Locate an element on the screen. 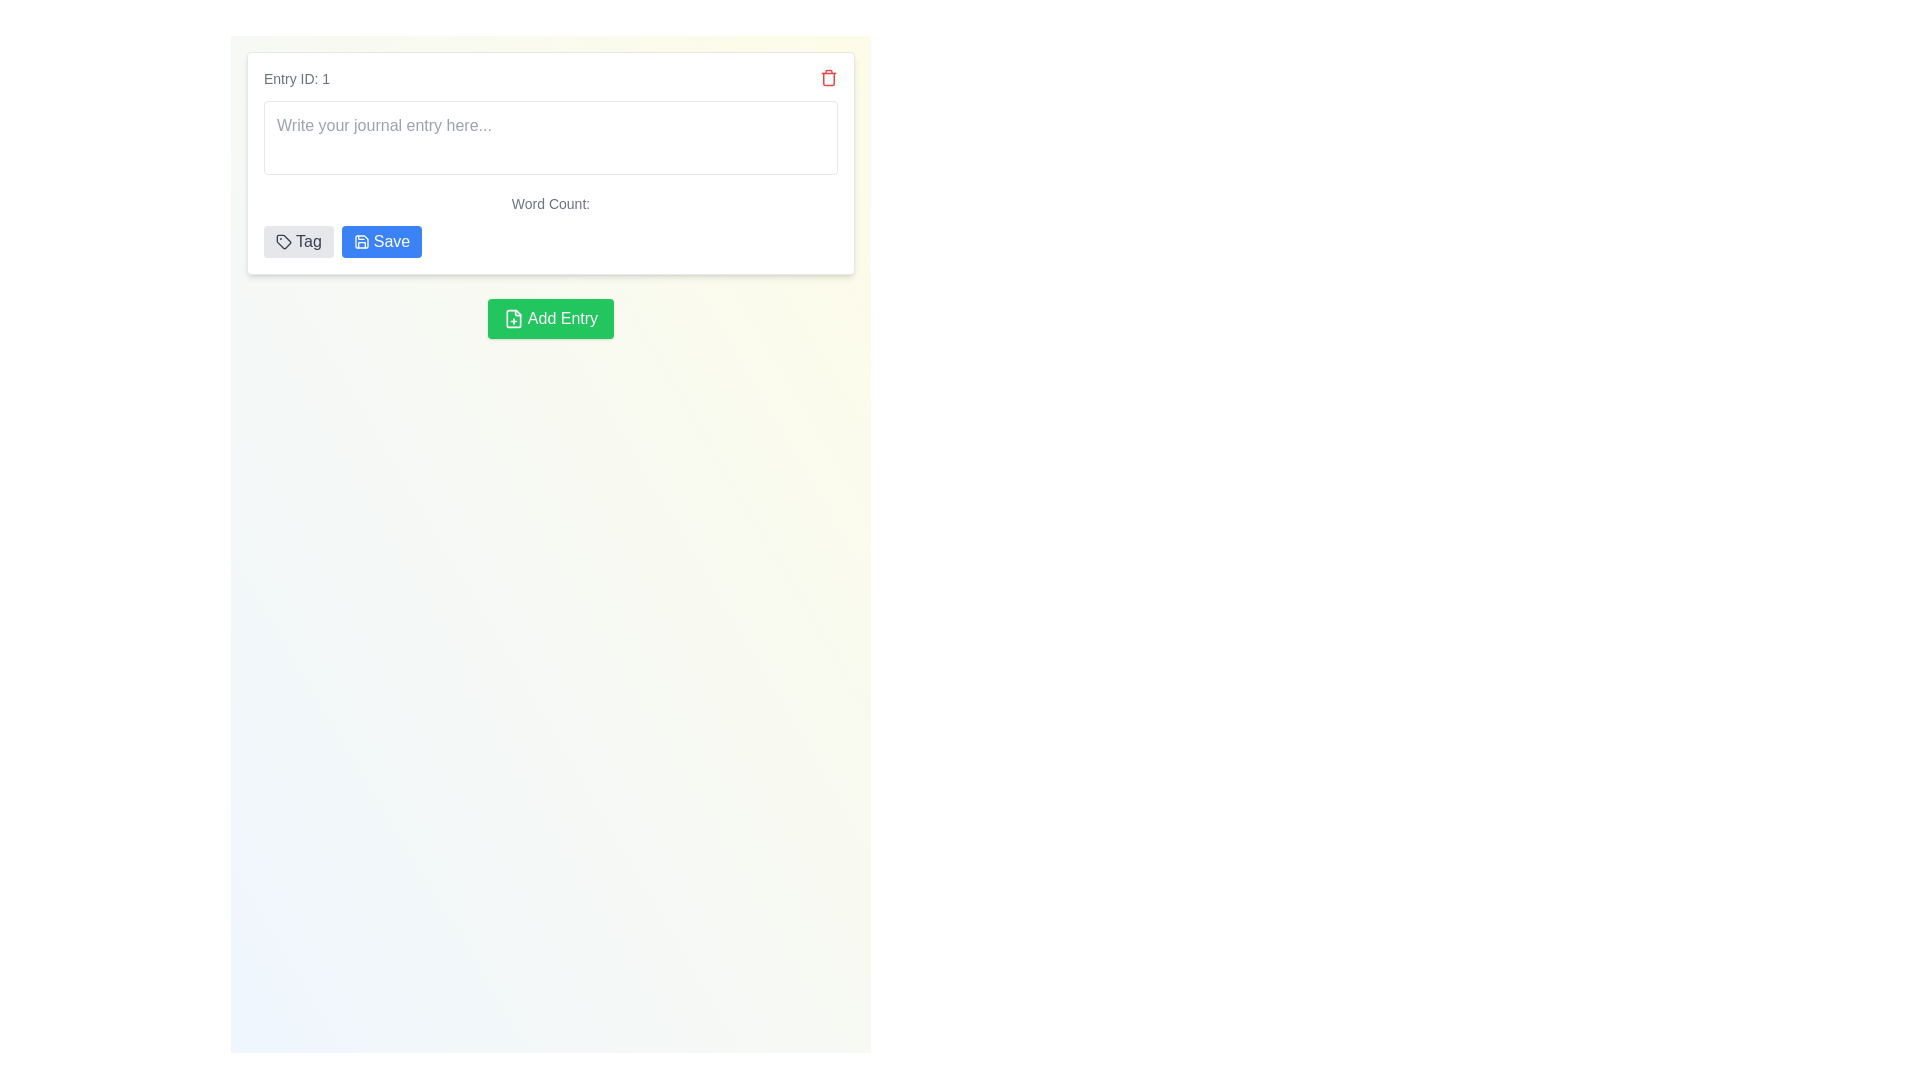  the 'Add Entry' text label styled in white font, which is part of a button with a green background and includes a file icon with a plus sign is located at coordinates (561, 318).